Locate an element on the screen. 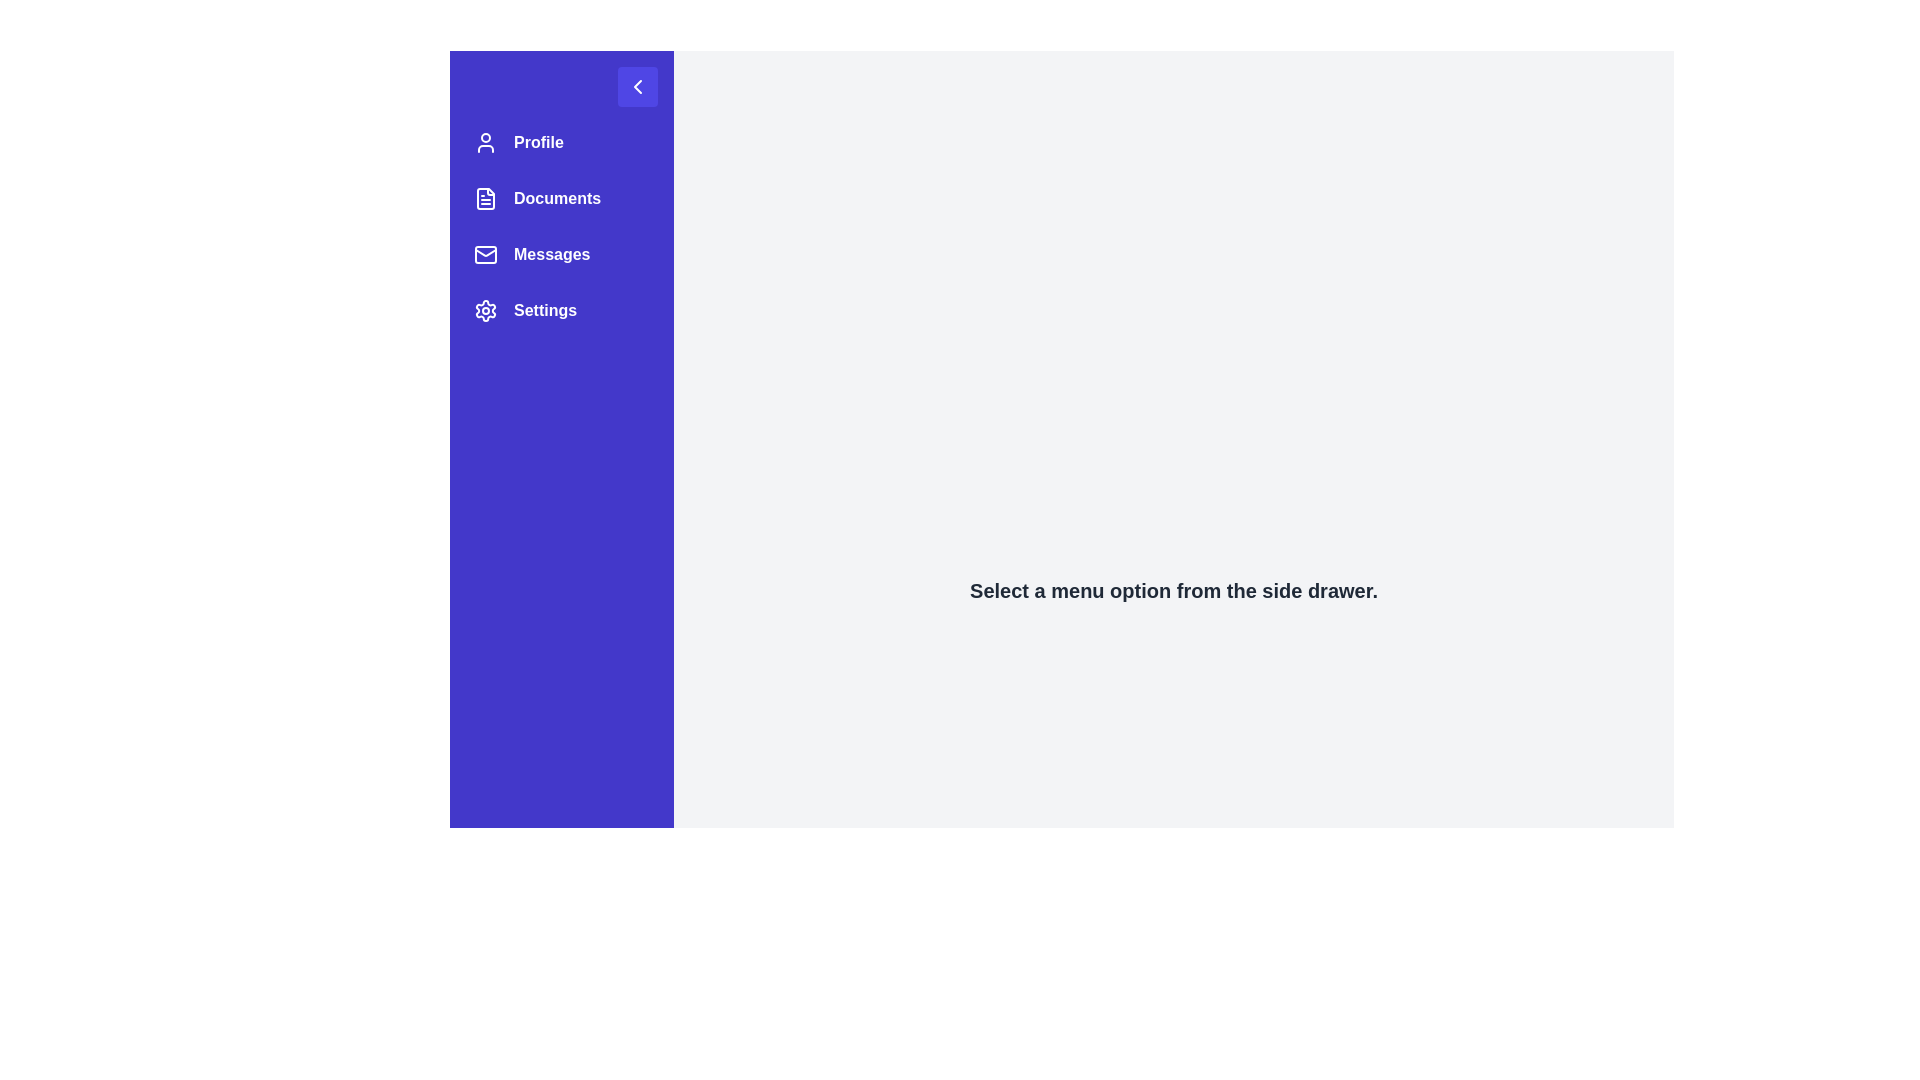 The height and width of the screenshot is (1080, 1920). the 'Messages' envelope-shaped icon located in the sidebar menu, which has a white body with purple borders is located at coordinates (485, 253).